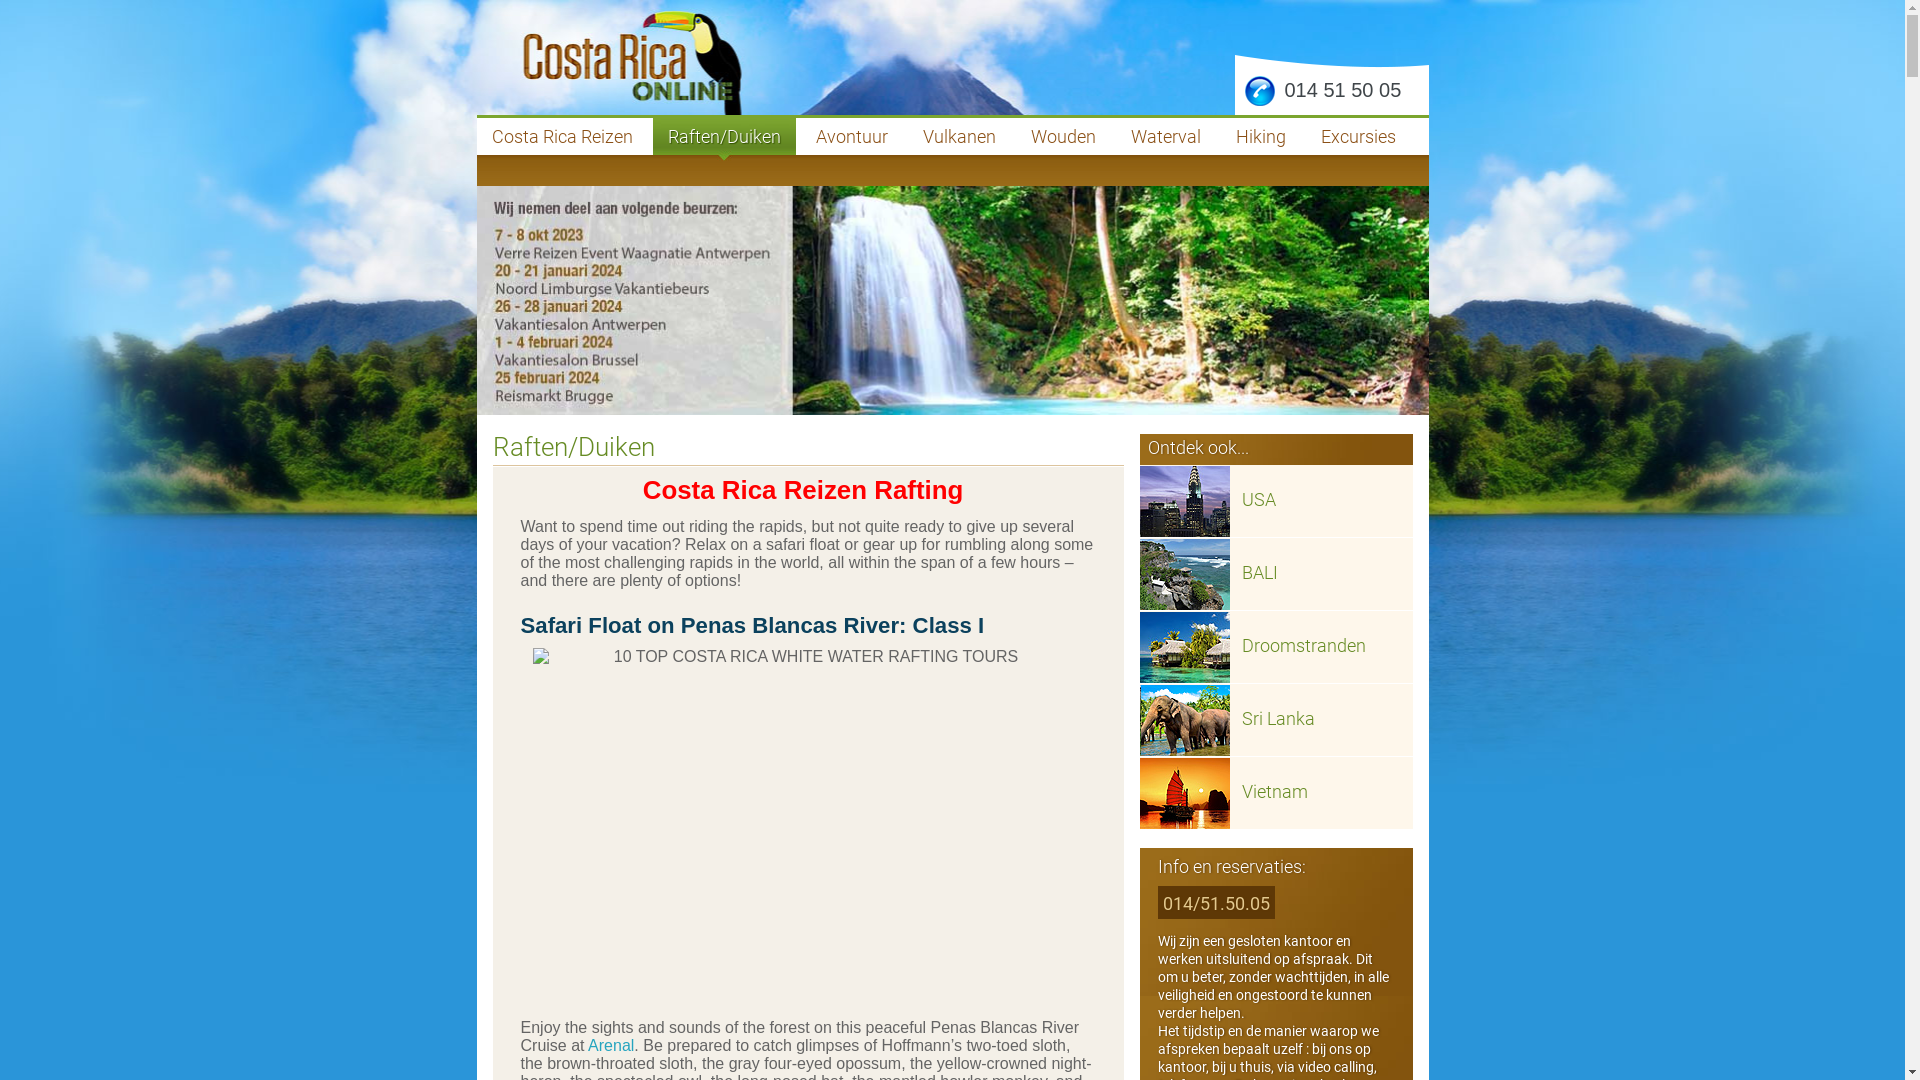 The width and height of the screenshot is (1920, 1080). What do you see at coordinates (1016, 135) in the screenshot?
I see `'Wouden'` at bounding box center [1016, 135].